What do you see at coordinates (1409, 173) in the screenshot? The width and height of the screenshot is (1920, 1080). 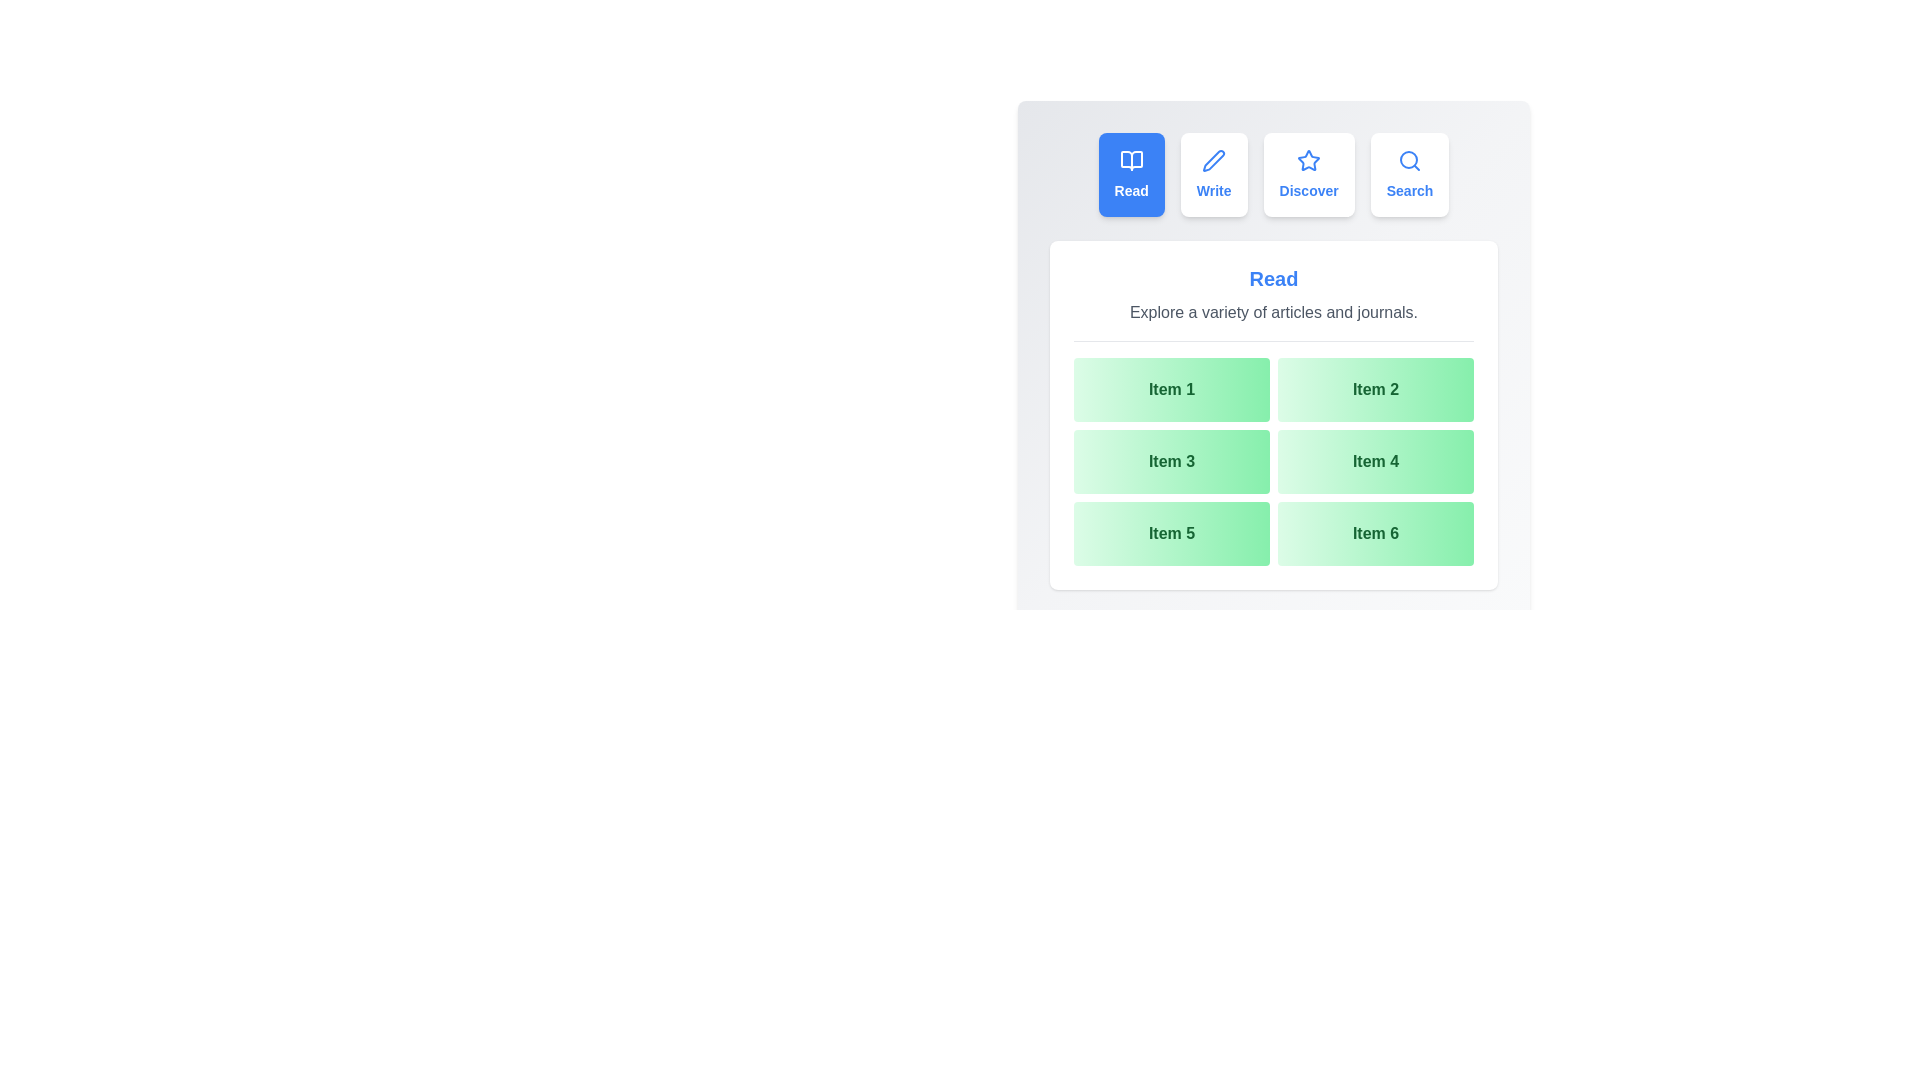 I see `the tab labeled Search to preview its hover effect` at bounding box center [1409, 173].